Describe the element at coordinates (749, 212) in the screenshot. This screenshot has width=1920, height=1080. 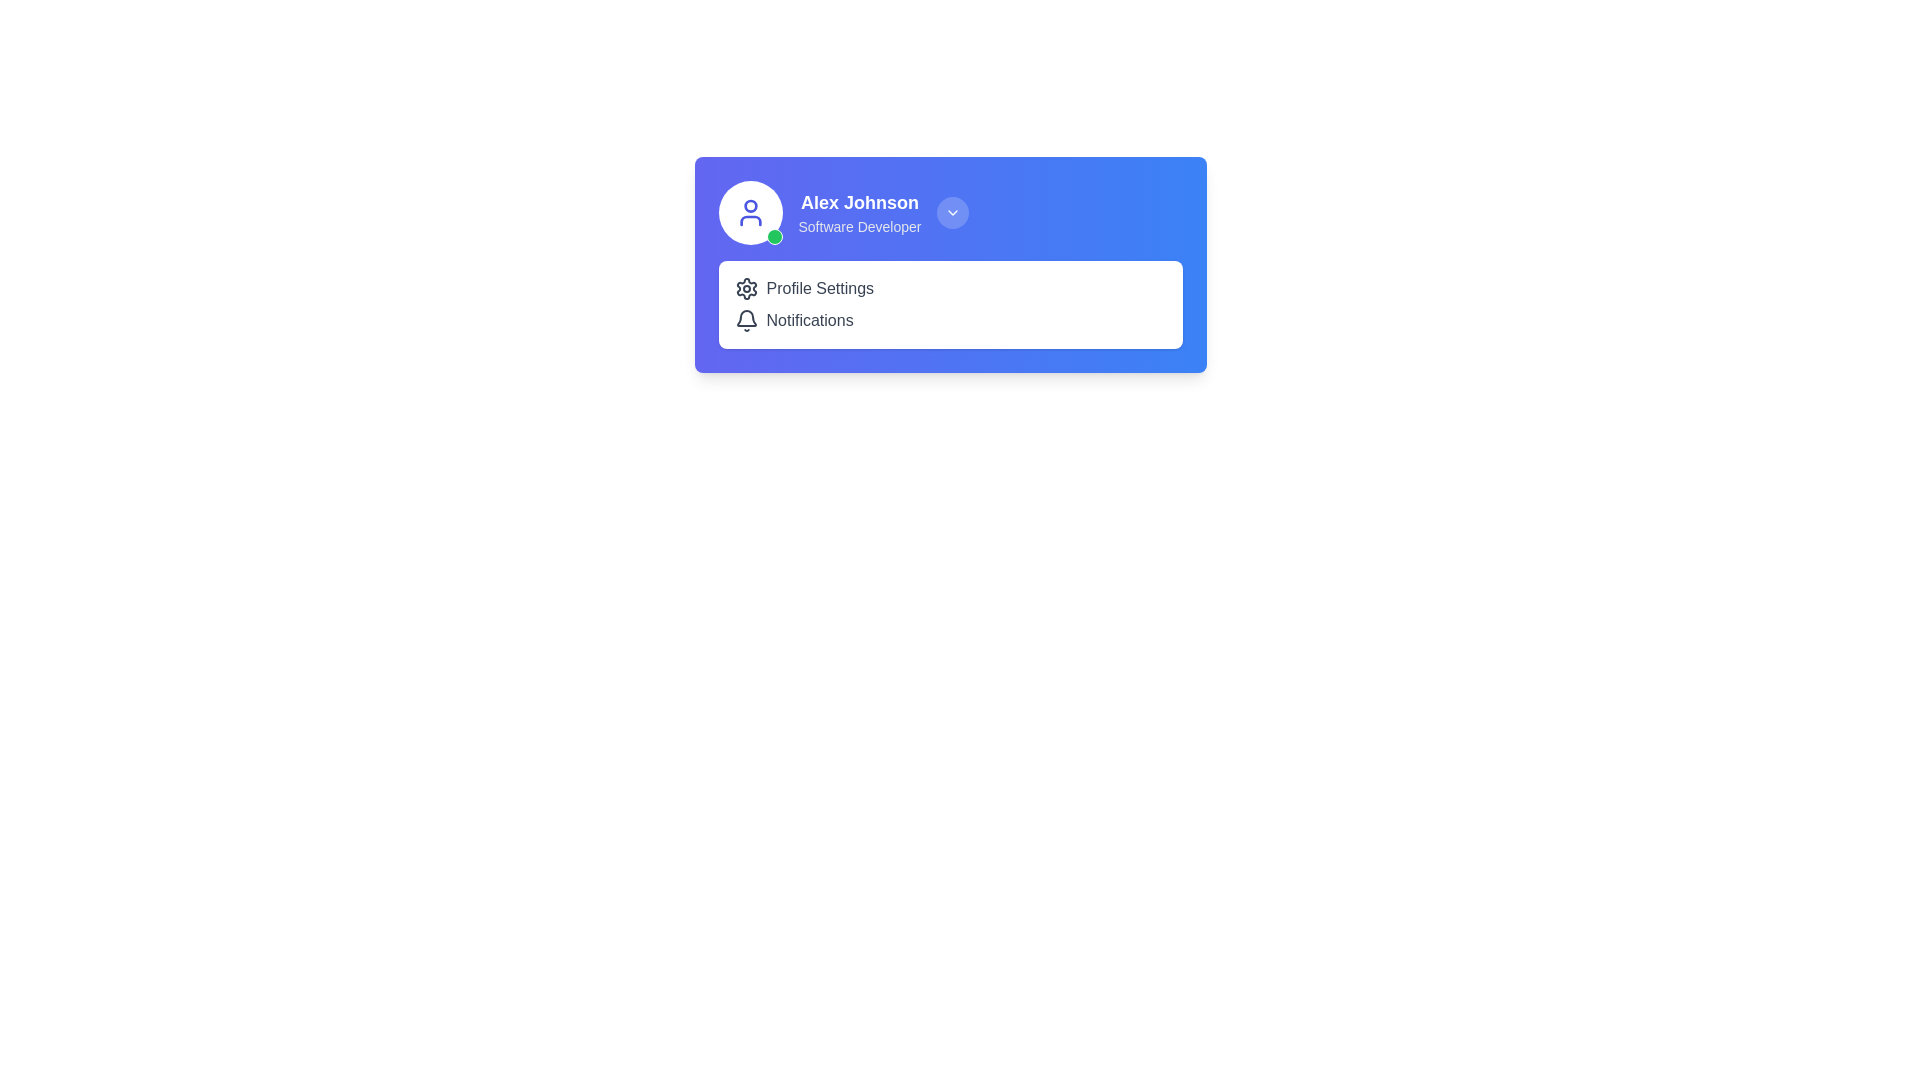
I see `the user avatar with a green status indicator for additional options, located` at that location.